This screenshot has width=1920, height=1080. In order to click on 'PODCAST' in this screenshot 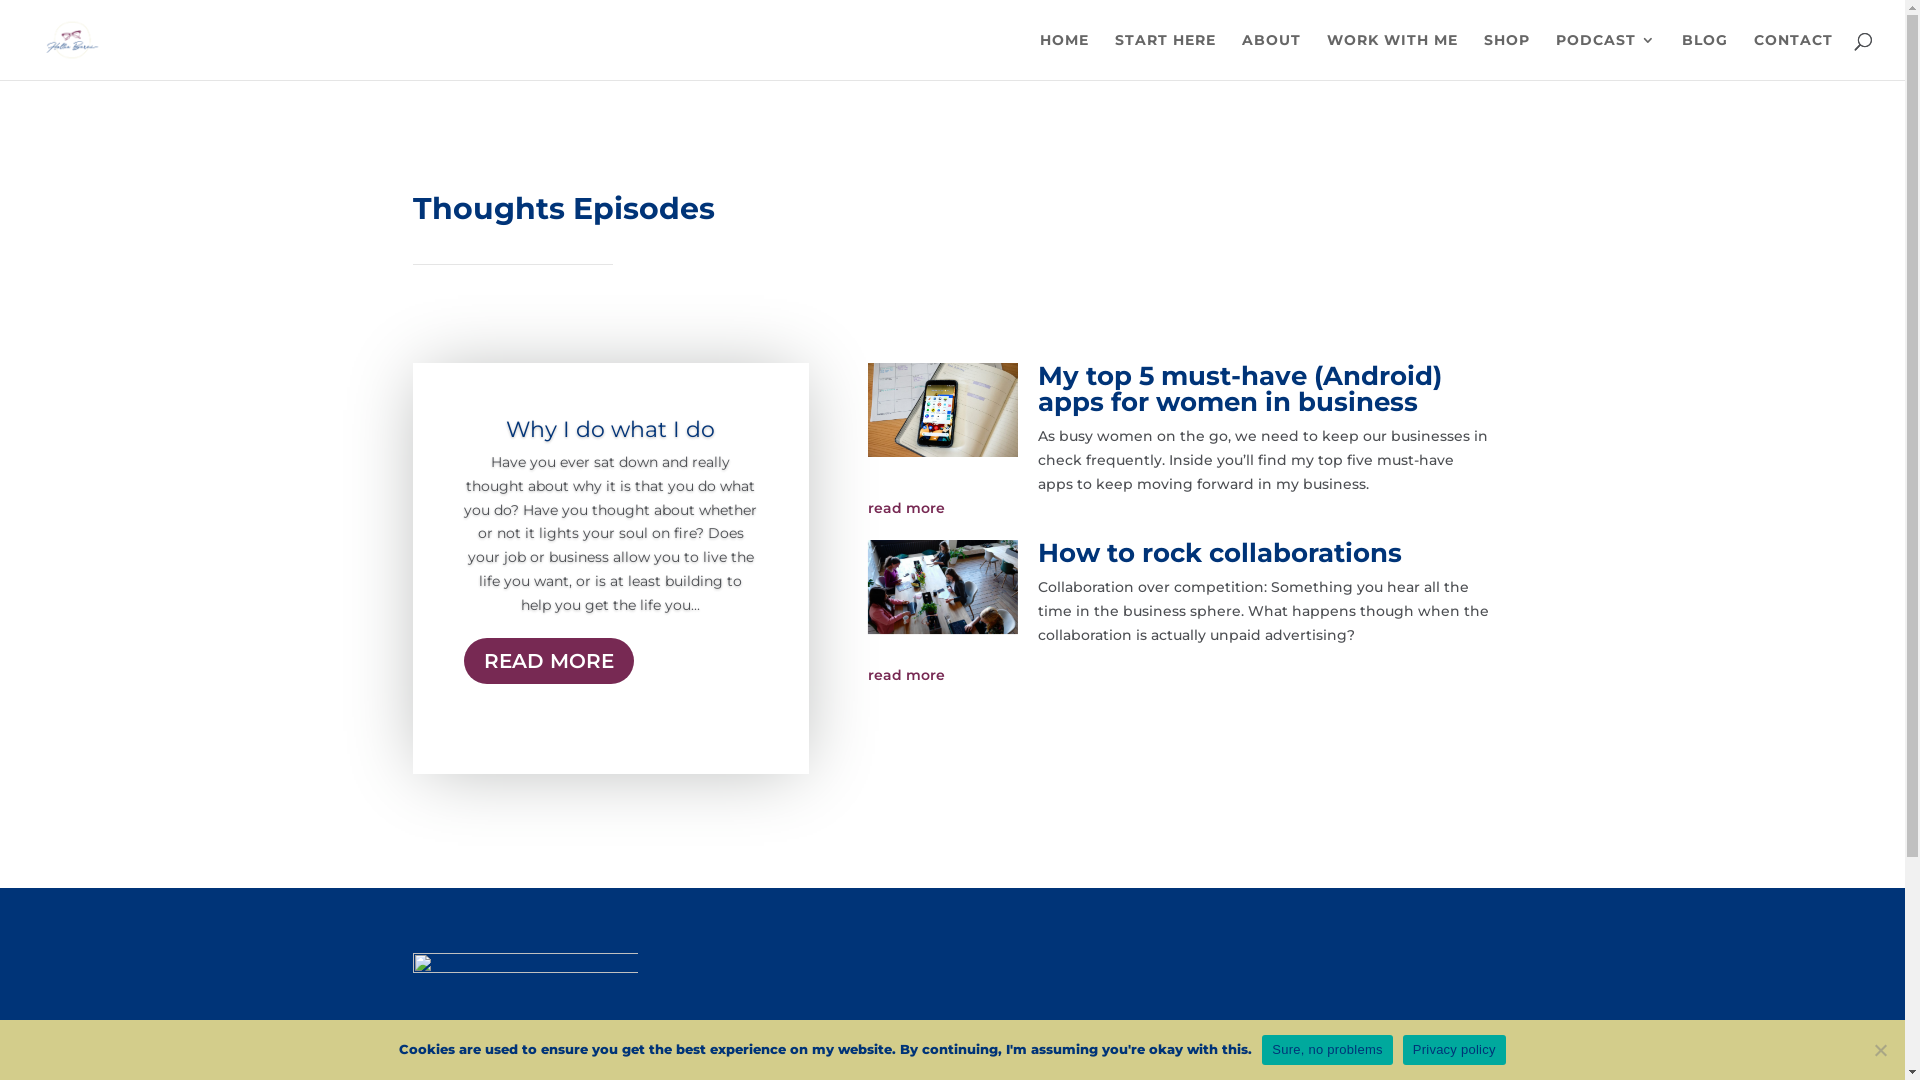, I will do `click(1554, 55)`.